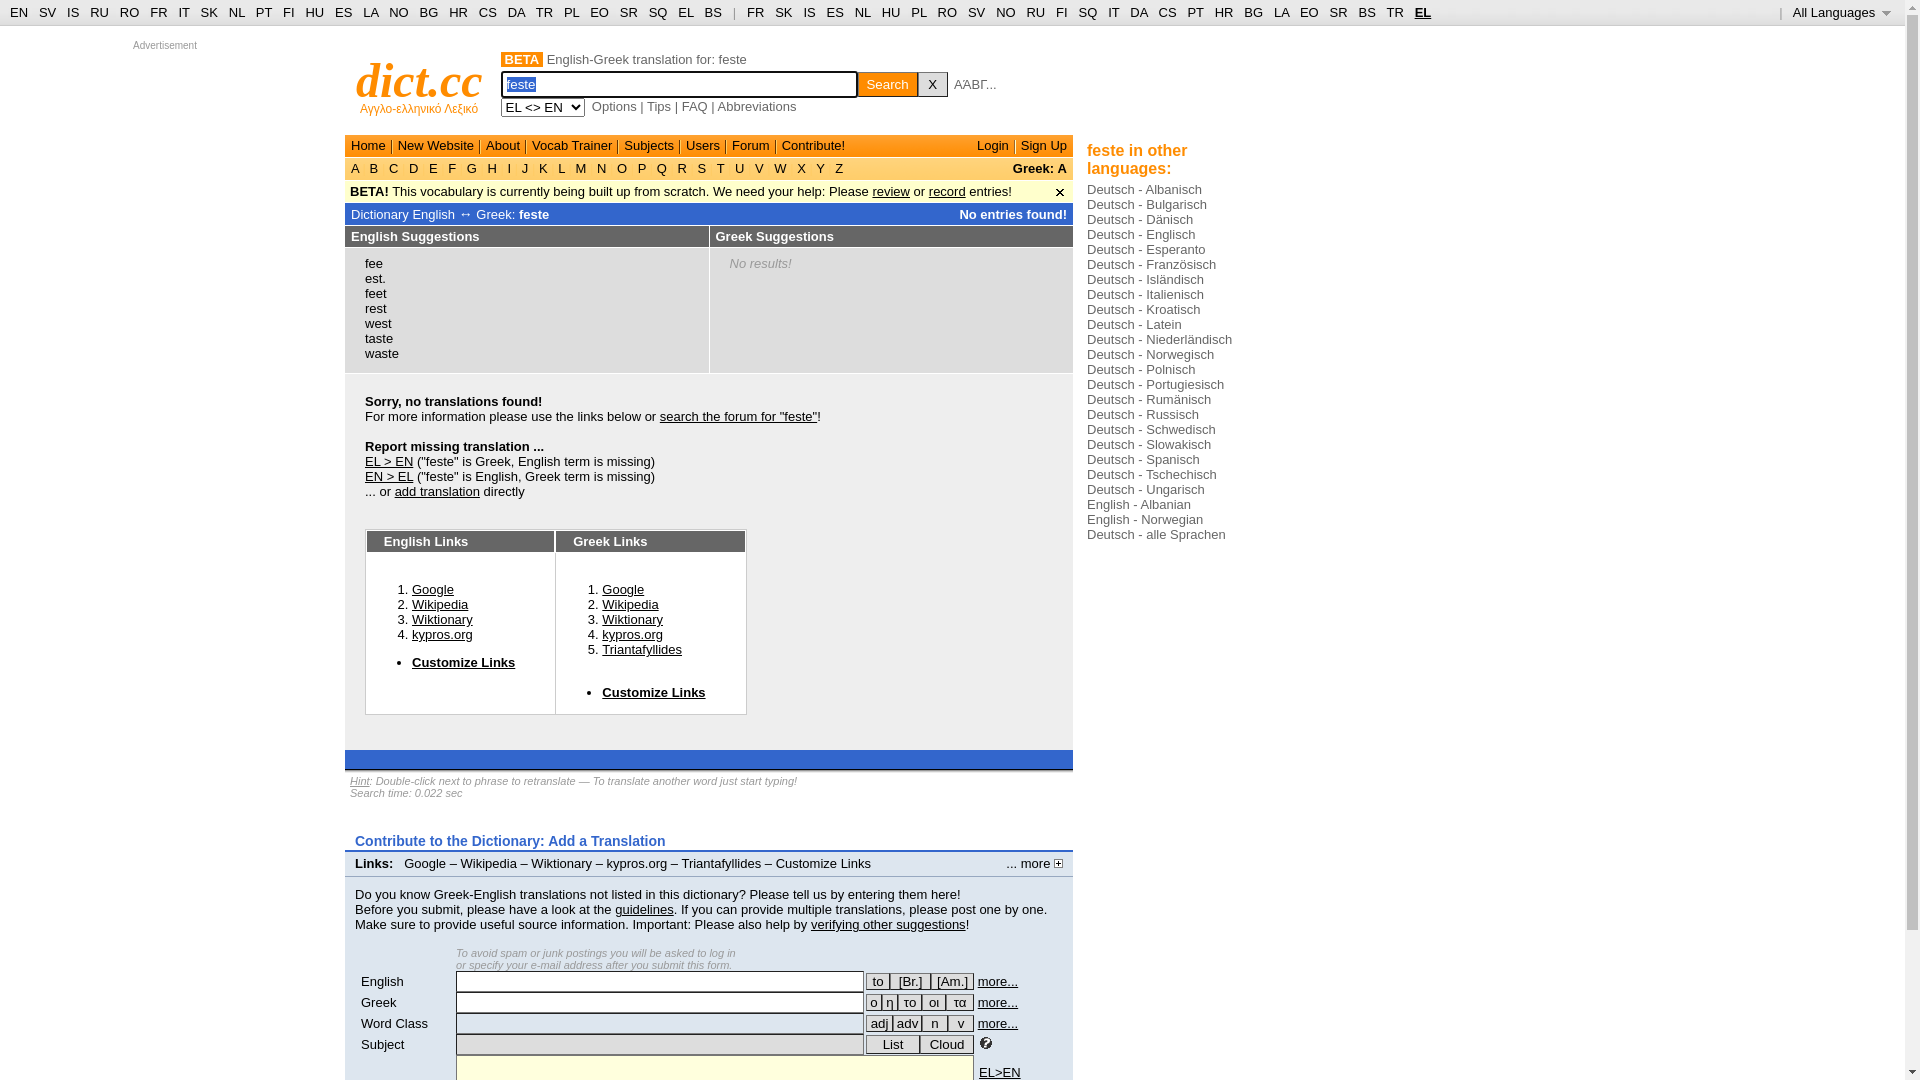 Image resolution: width=1920 pixels, height=1080 pixels. What do you see at coordinates (435, 144) in the screenshot?
I see `'New Website'` at bounding box center [435, 144].